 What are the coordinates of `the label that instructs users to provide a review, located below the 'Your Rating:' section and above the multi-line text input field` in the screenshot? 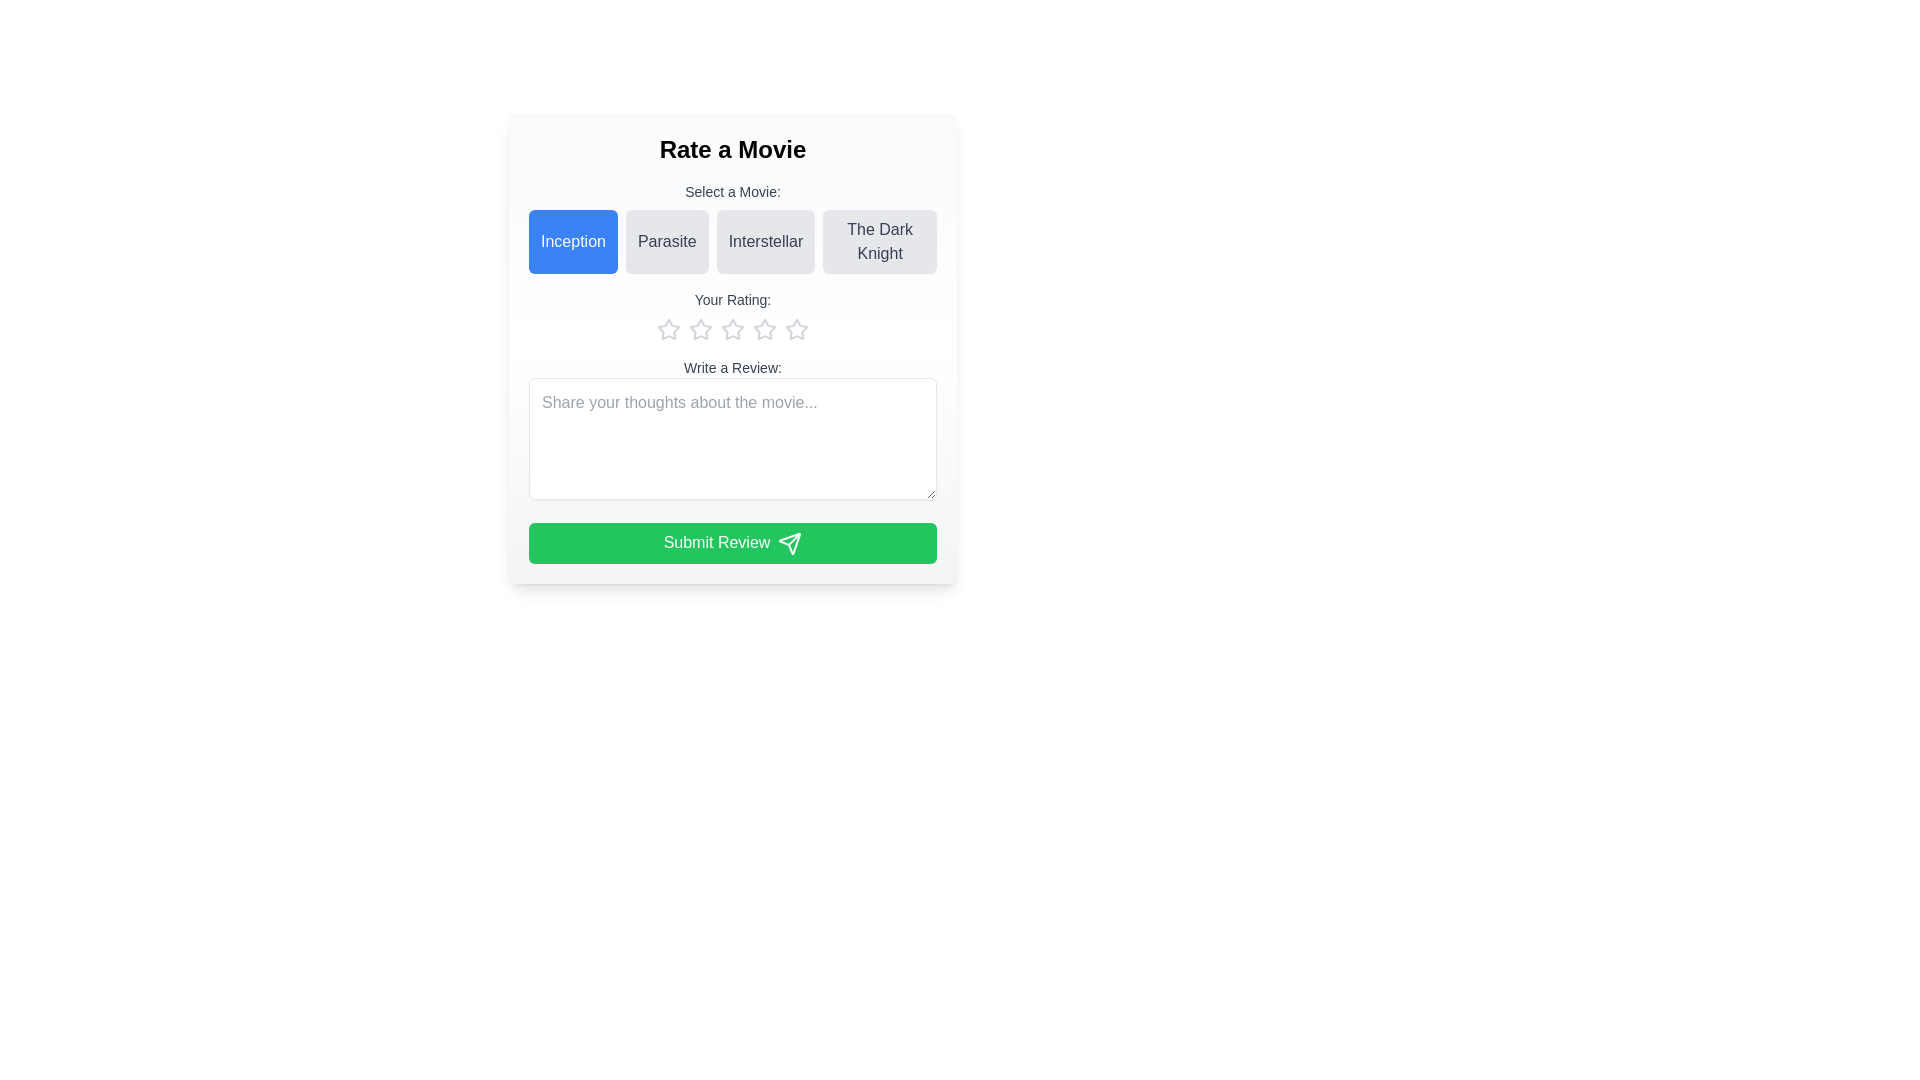 It's located at (732, 367).